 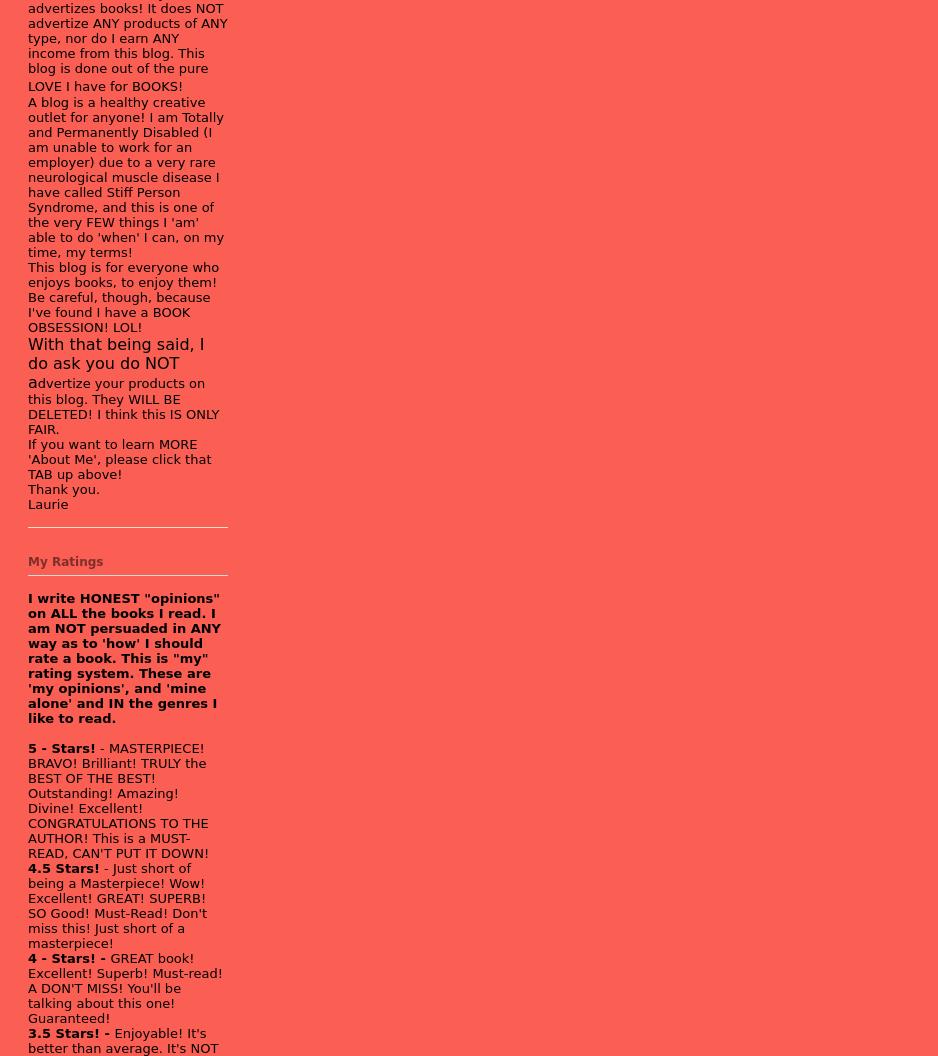 What do you see at coordinates (28, 874) in the screenshot?
I see `'- Just short of being a Masterpiece!'` at bounding box center [28, 874].